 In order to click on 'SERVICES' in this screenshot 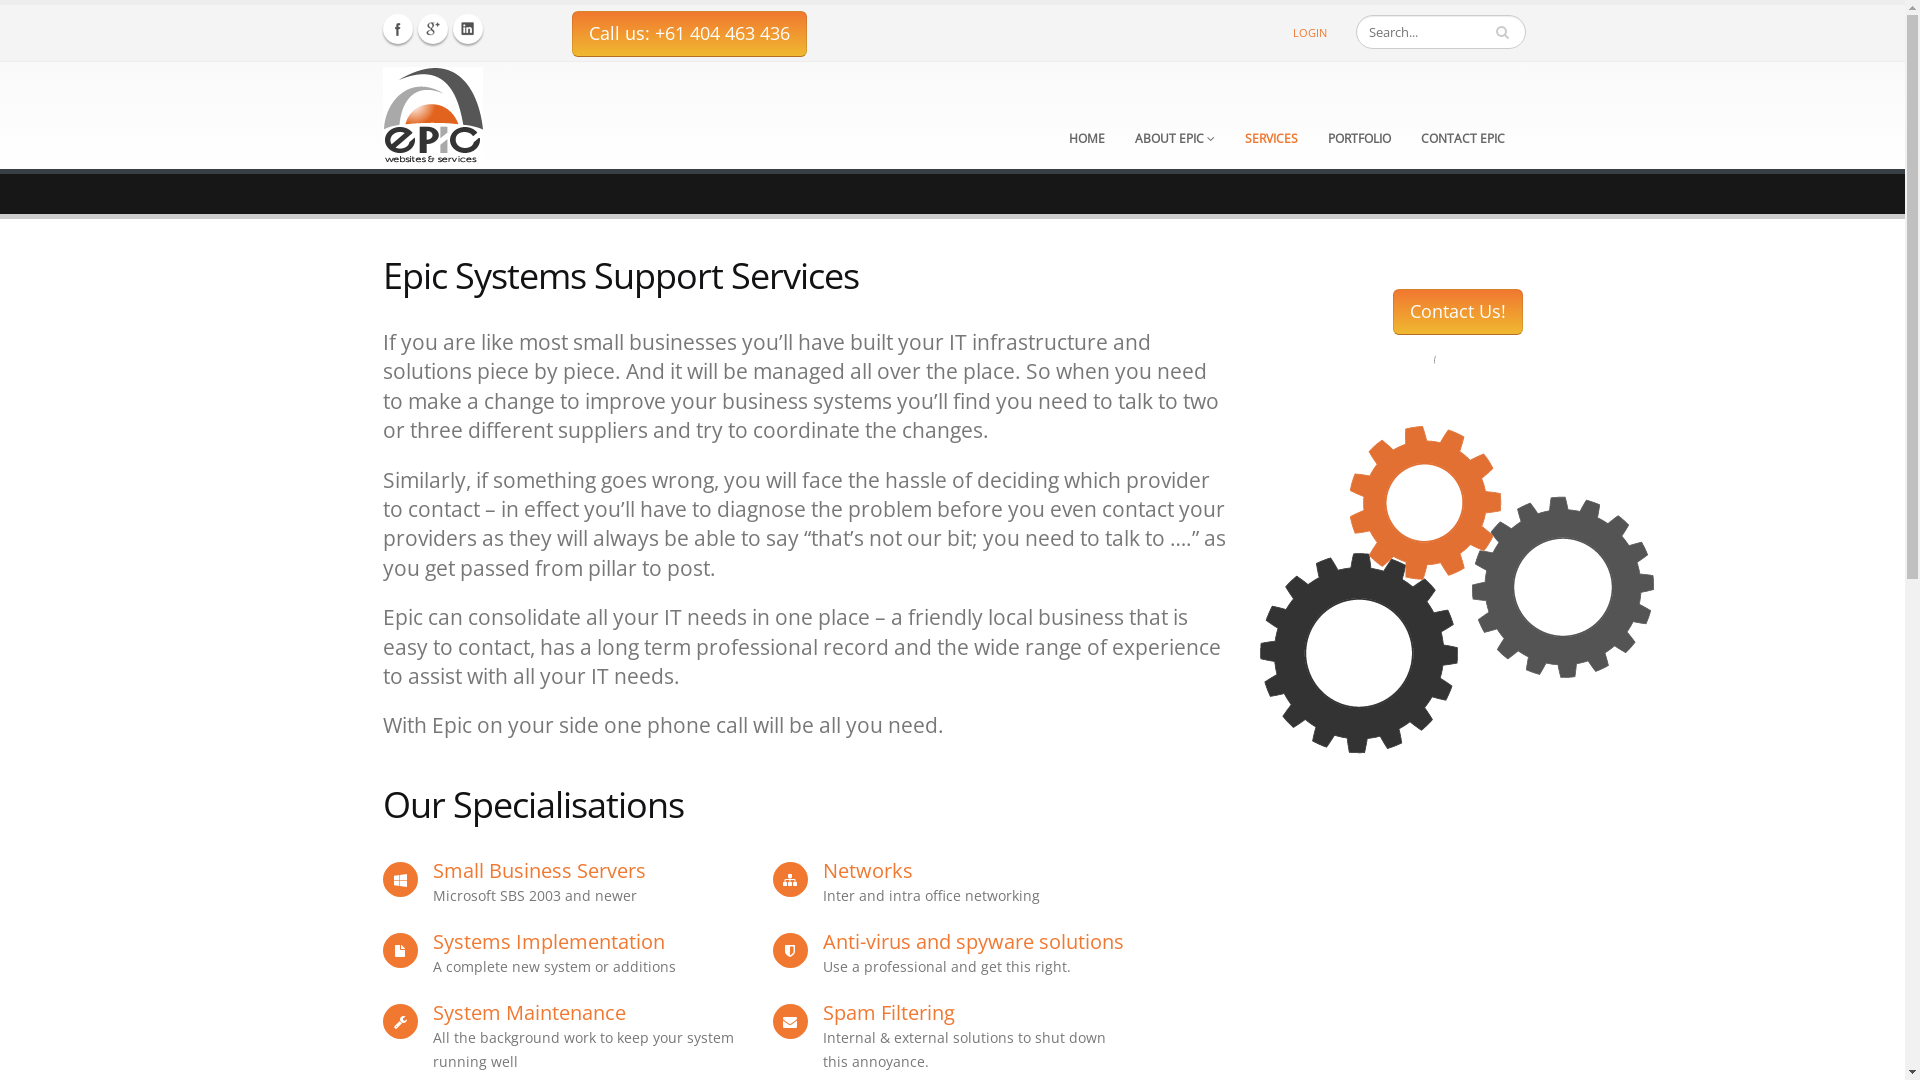, I will do `click(1270, 123)`.